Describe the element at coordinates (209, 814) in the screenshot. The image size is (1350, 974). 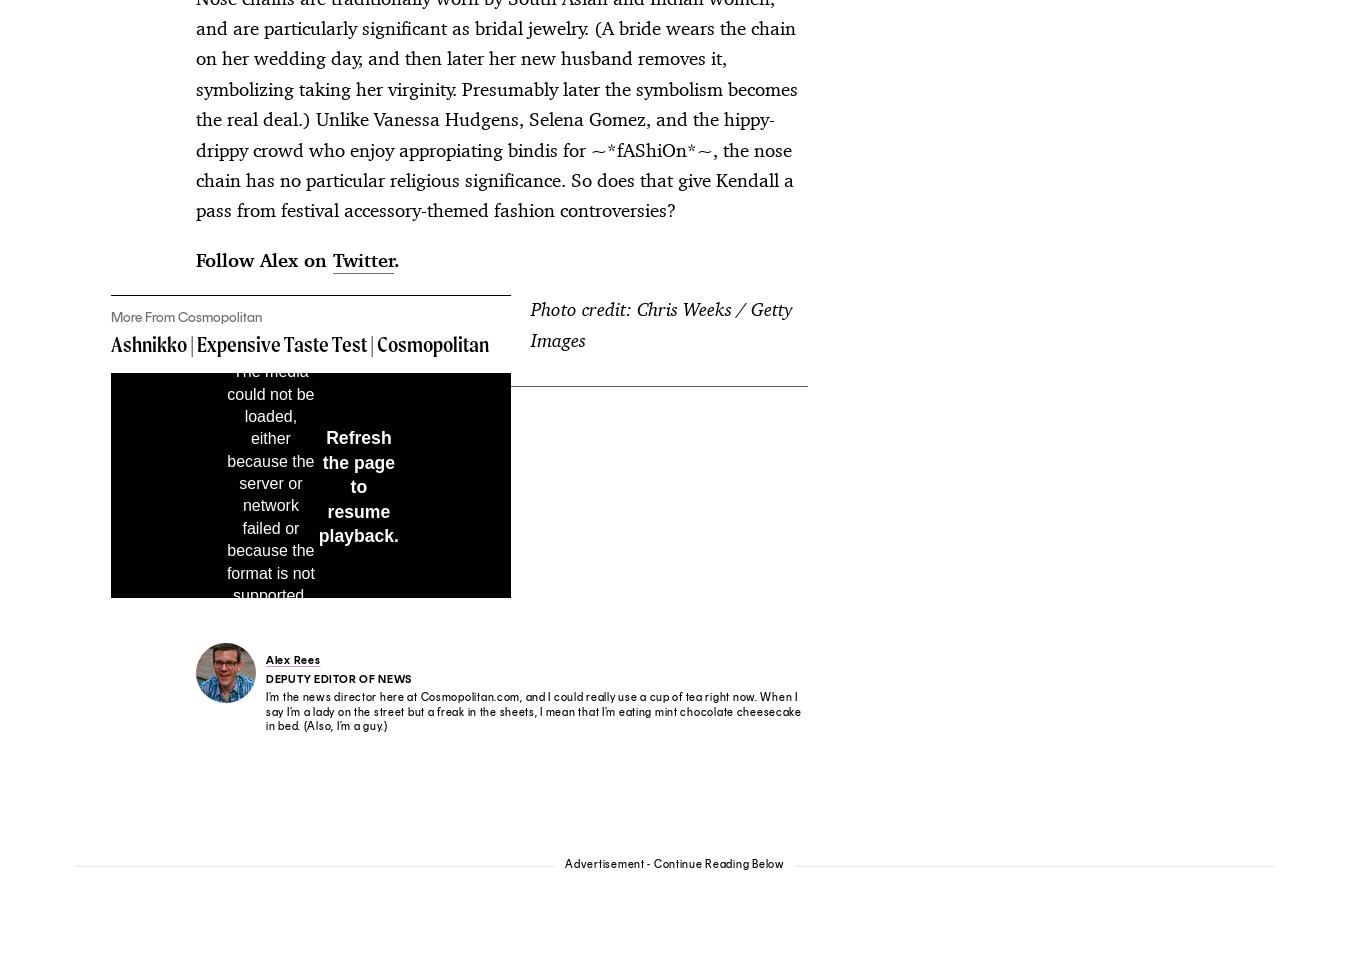
I see `'A Part of Hearst Digital Media'` at that location.